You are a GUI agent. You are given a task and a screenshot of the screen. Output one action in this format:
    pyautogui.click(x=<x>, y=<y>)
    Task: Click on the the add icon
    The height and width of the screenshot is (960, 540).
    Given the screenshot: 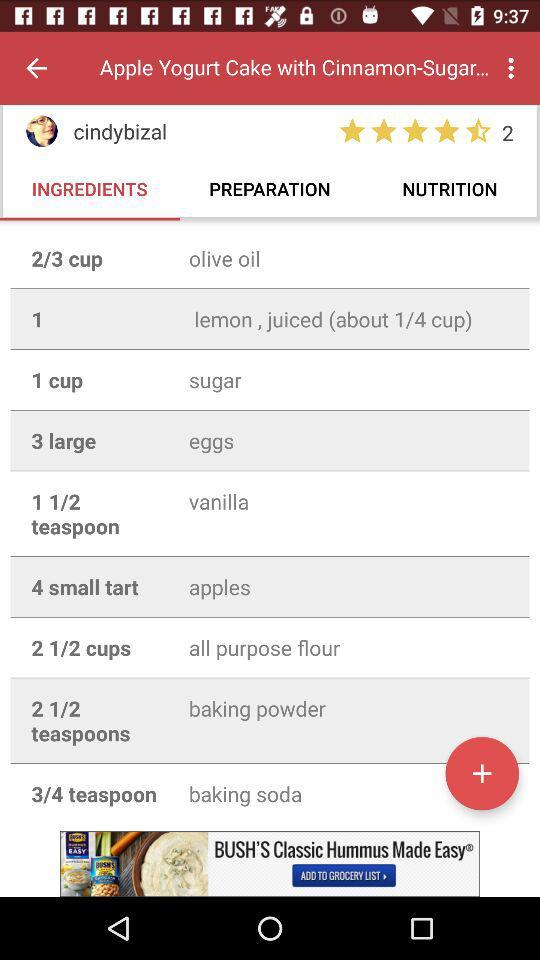 What is the action you would take?
    pyautogui.click(x=481, y=772)
    